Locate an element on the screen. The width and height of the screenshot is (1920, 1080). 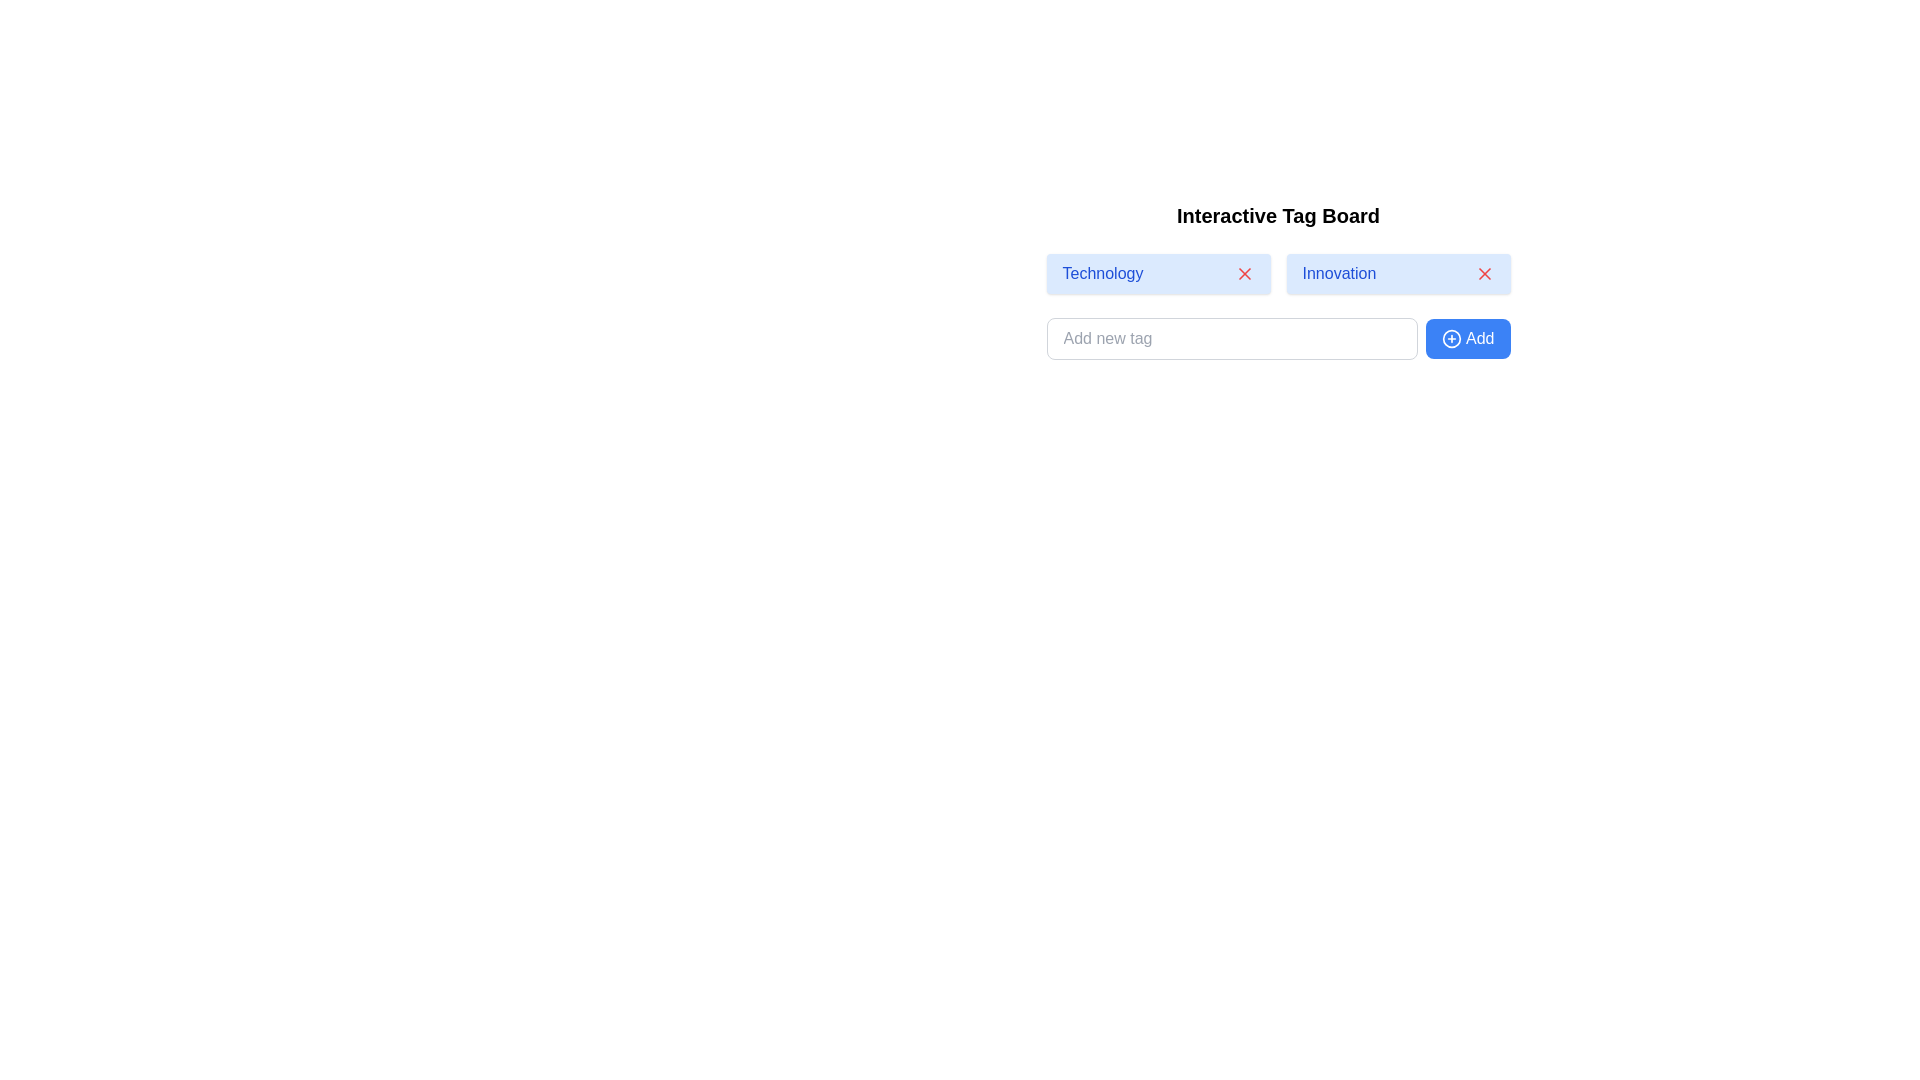
the first tag in the horizontal list of tags for selection or interaction, which is located near the top-center of the interface is located at coordinates (1158, 273).